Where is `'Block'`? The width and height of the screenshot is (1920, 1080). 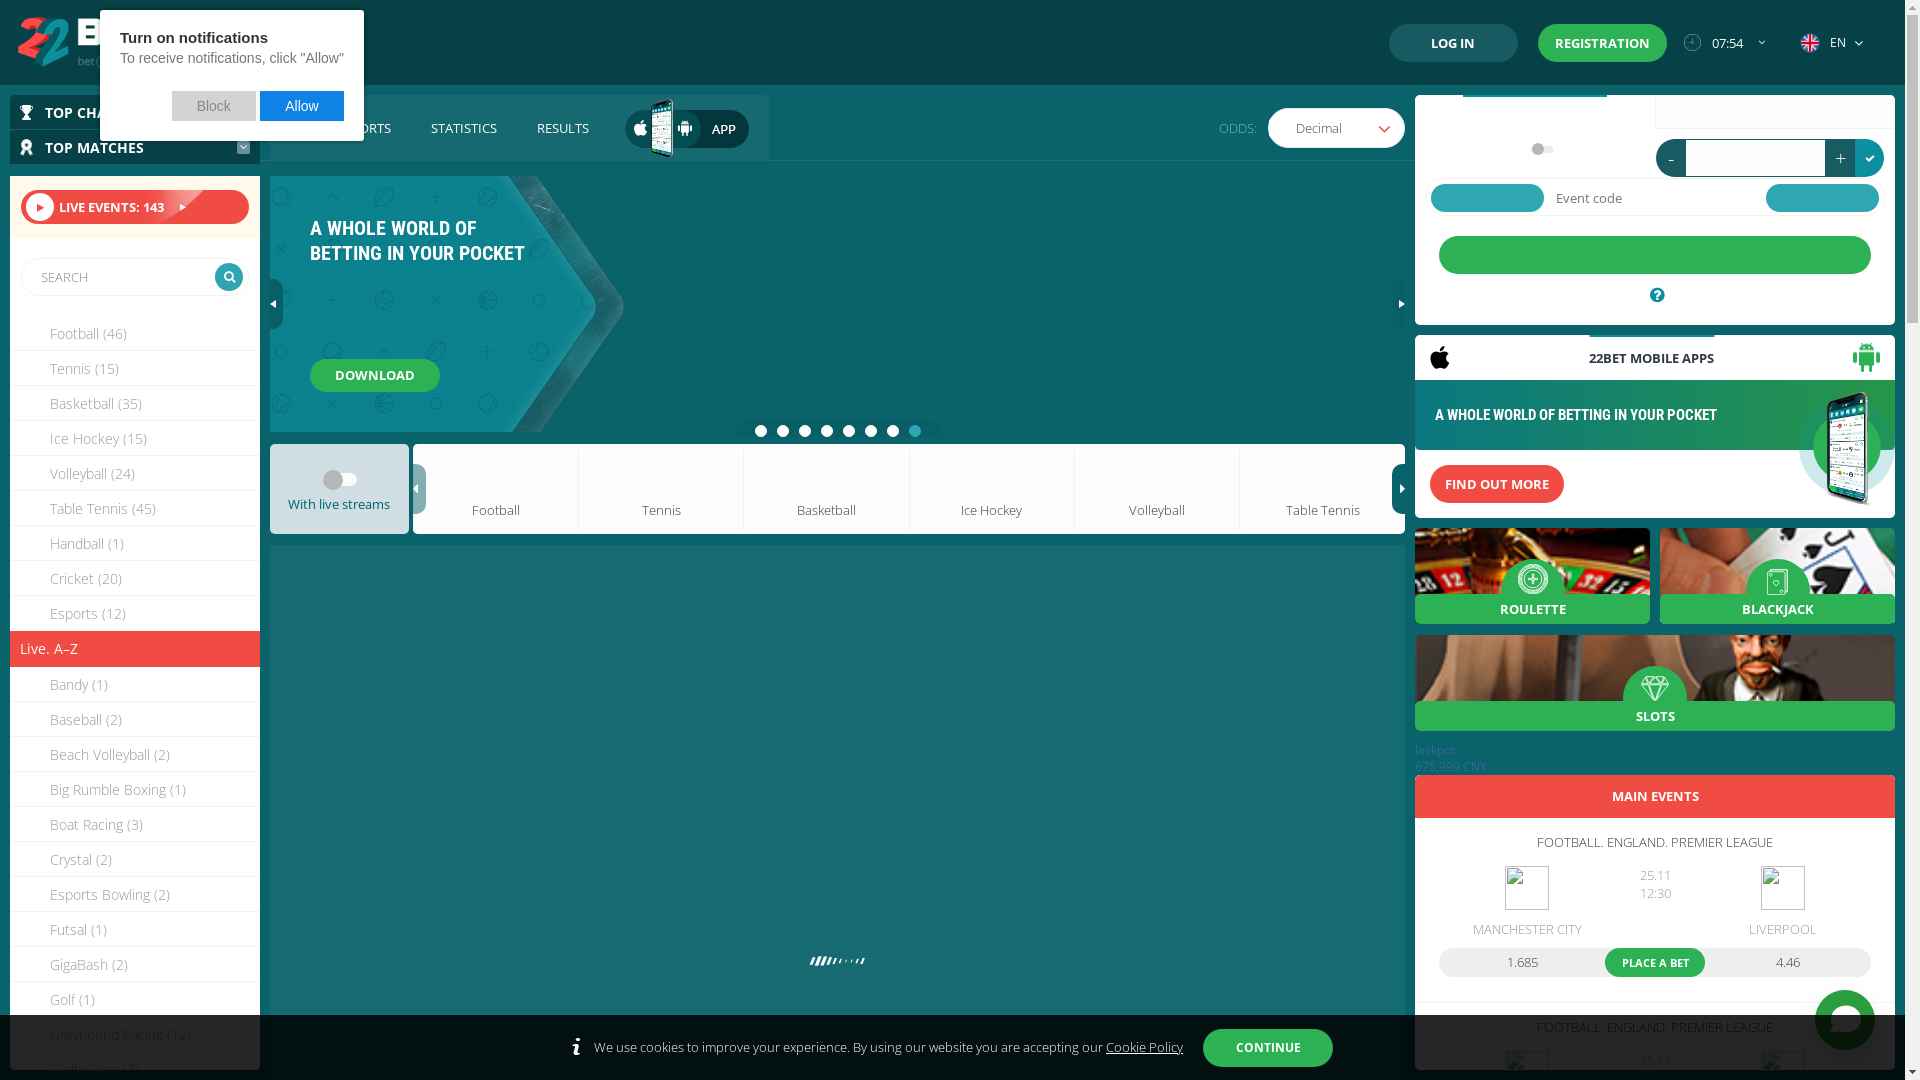
'Block' is located at coordinates (214, 105).